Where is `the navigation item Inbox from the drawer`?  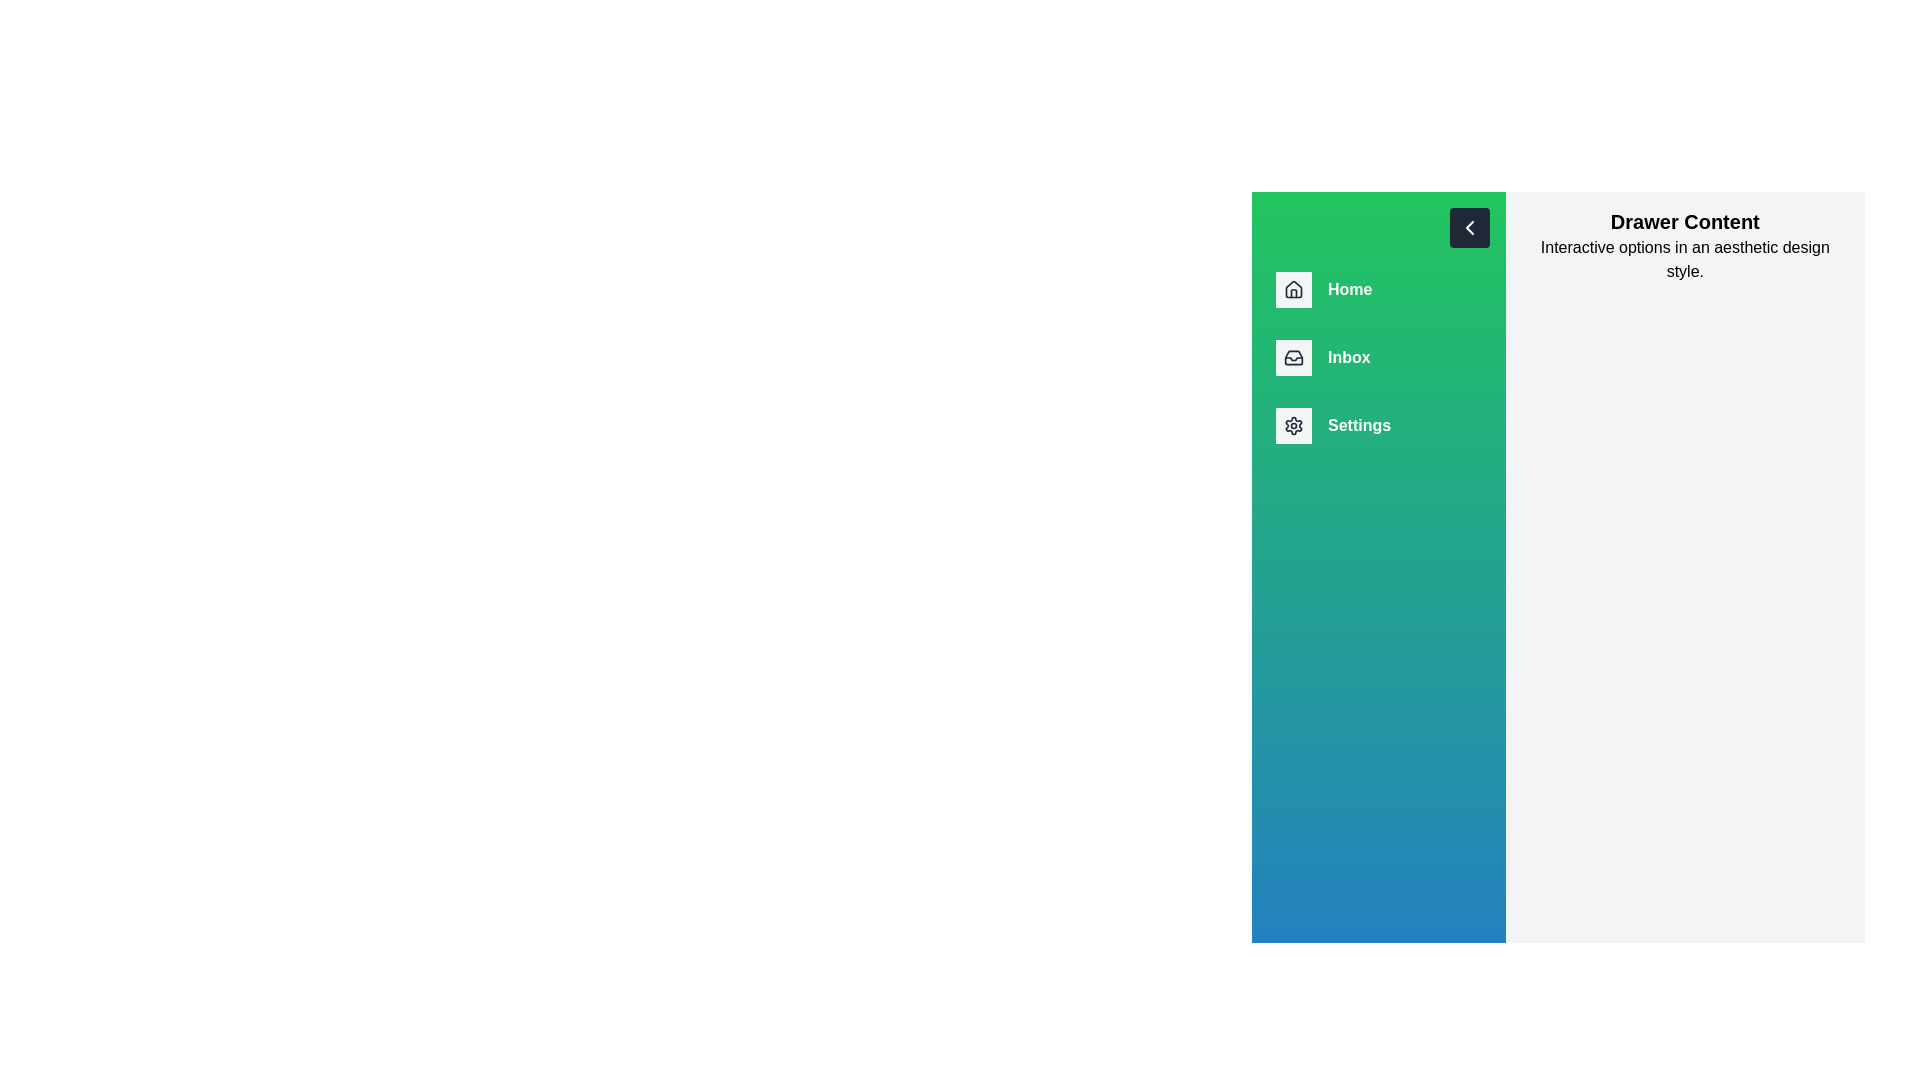
the navigation item Inbox from the drawer is located at coordinates (1376, 357).